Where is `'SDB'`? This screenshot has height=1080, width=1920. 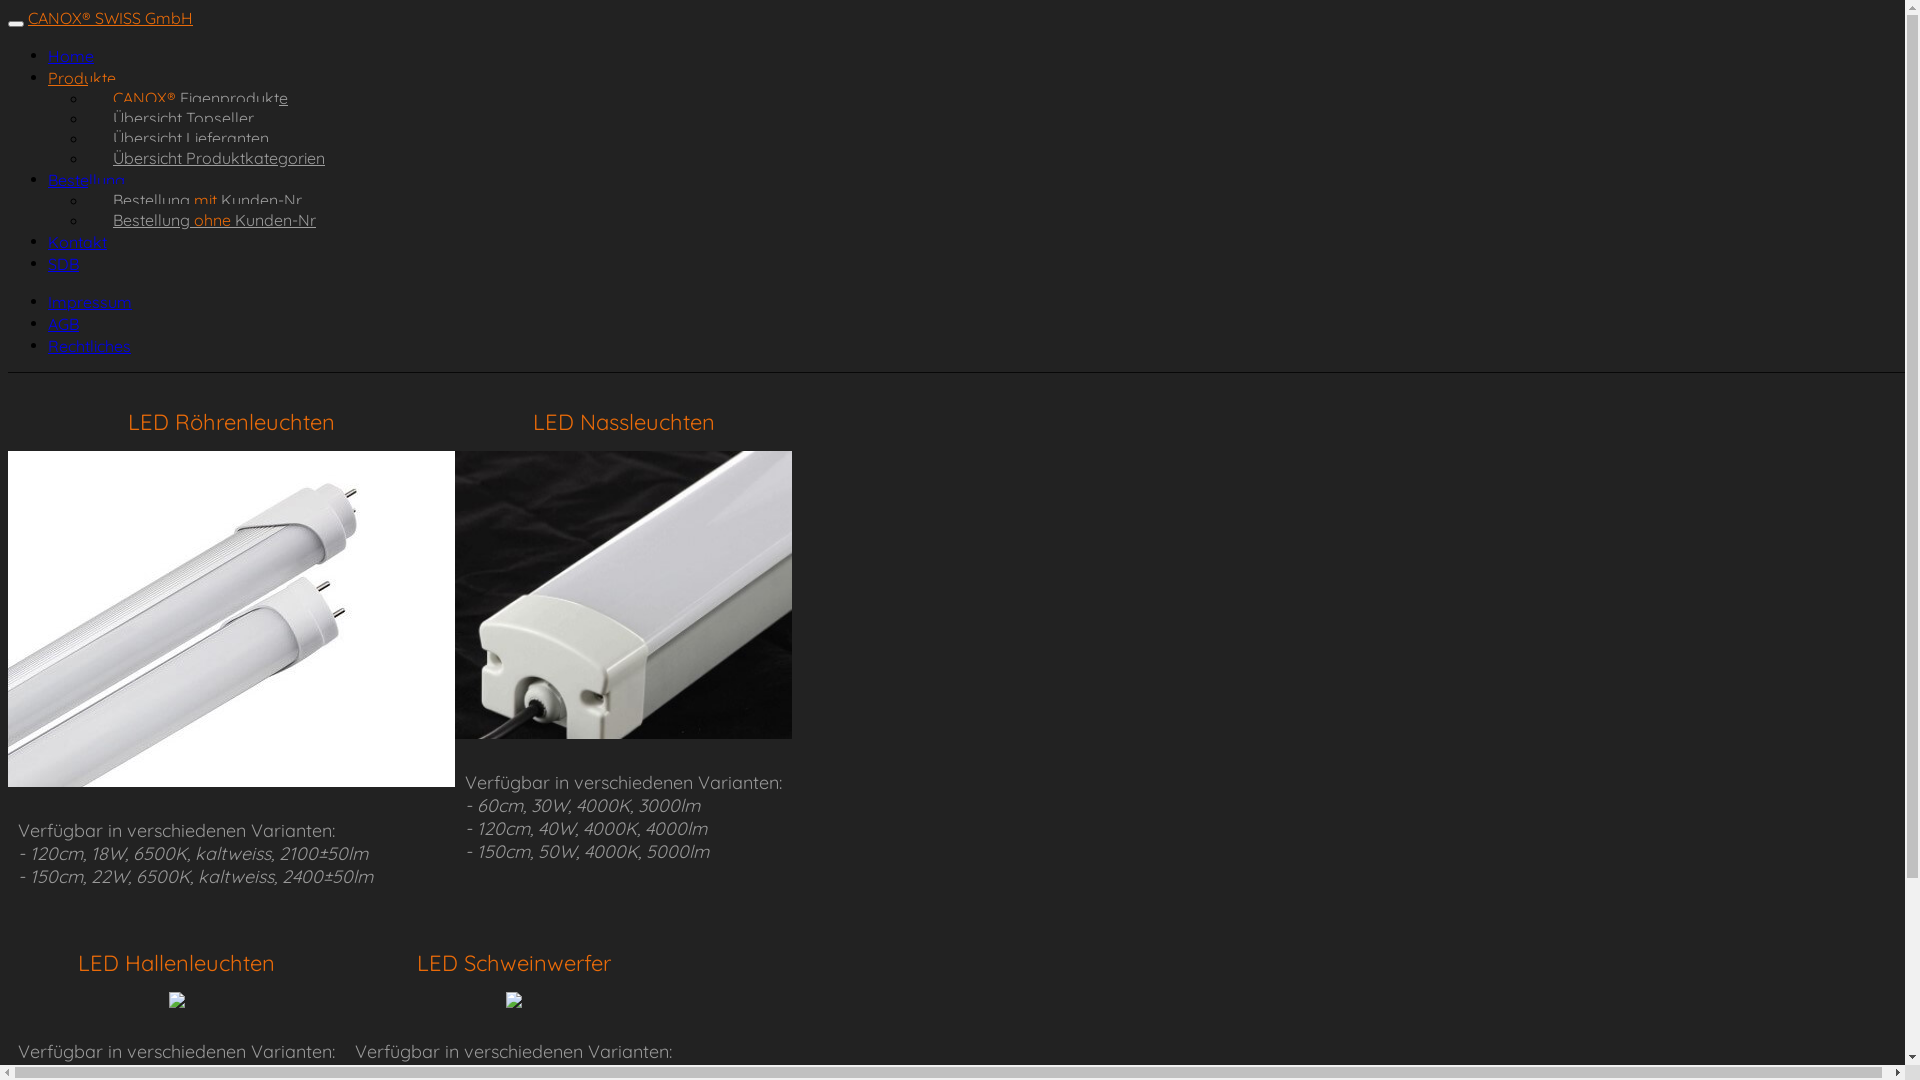
'SDB' is located at coordinates (63, 262).